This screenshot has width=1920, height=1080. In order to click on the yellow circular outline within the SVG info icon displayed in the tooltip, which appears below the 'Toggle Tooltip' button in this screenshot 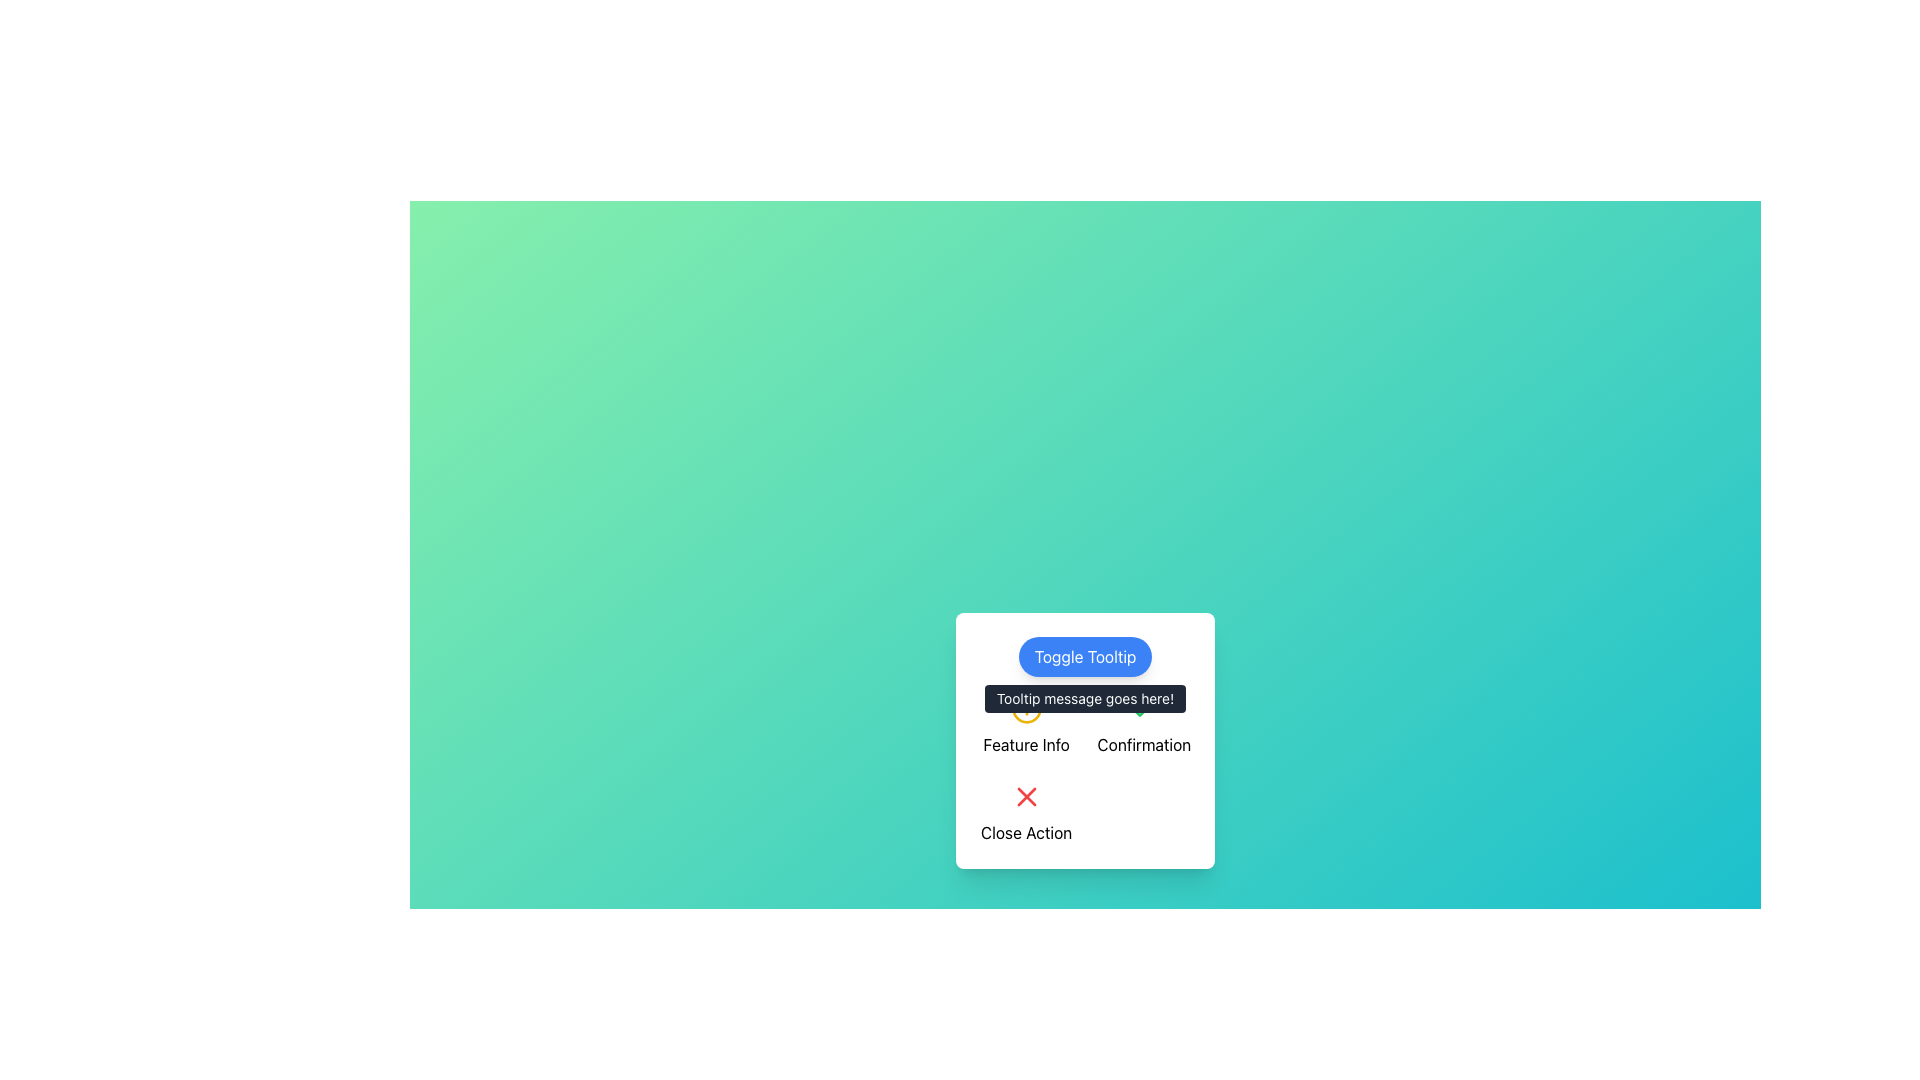, I will do `click(1026, 708)`.